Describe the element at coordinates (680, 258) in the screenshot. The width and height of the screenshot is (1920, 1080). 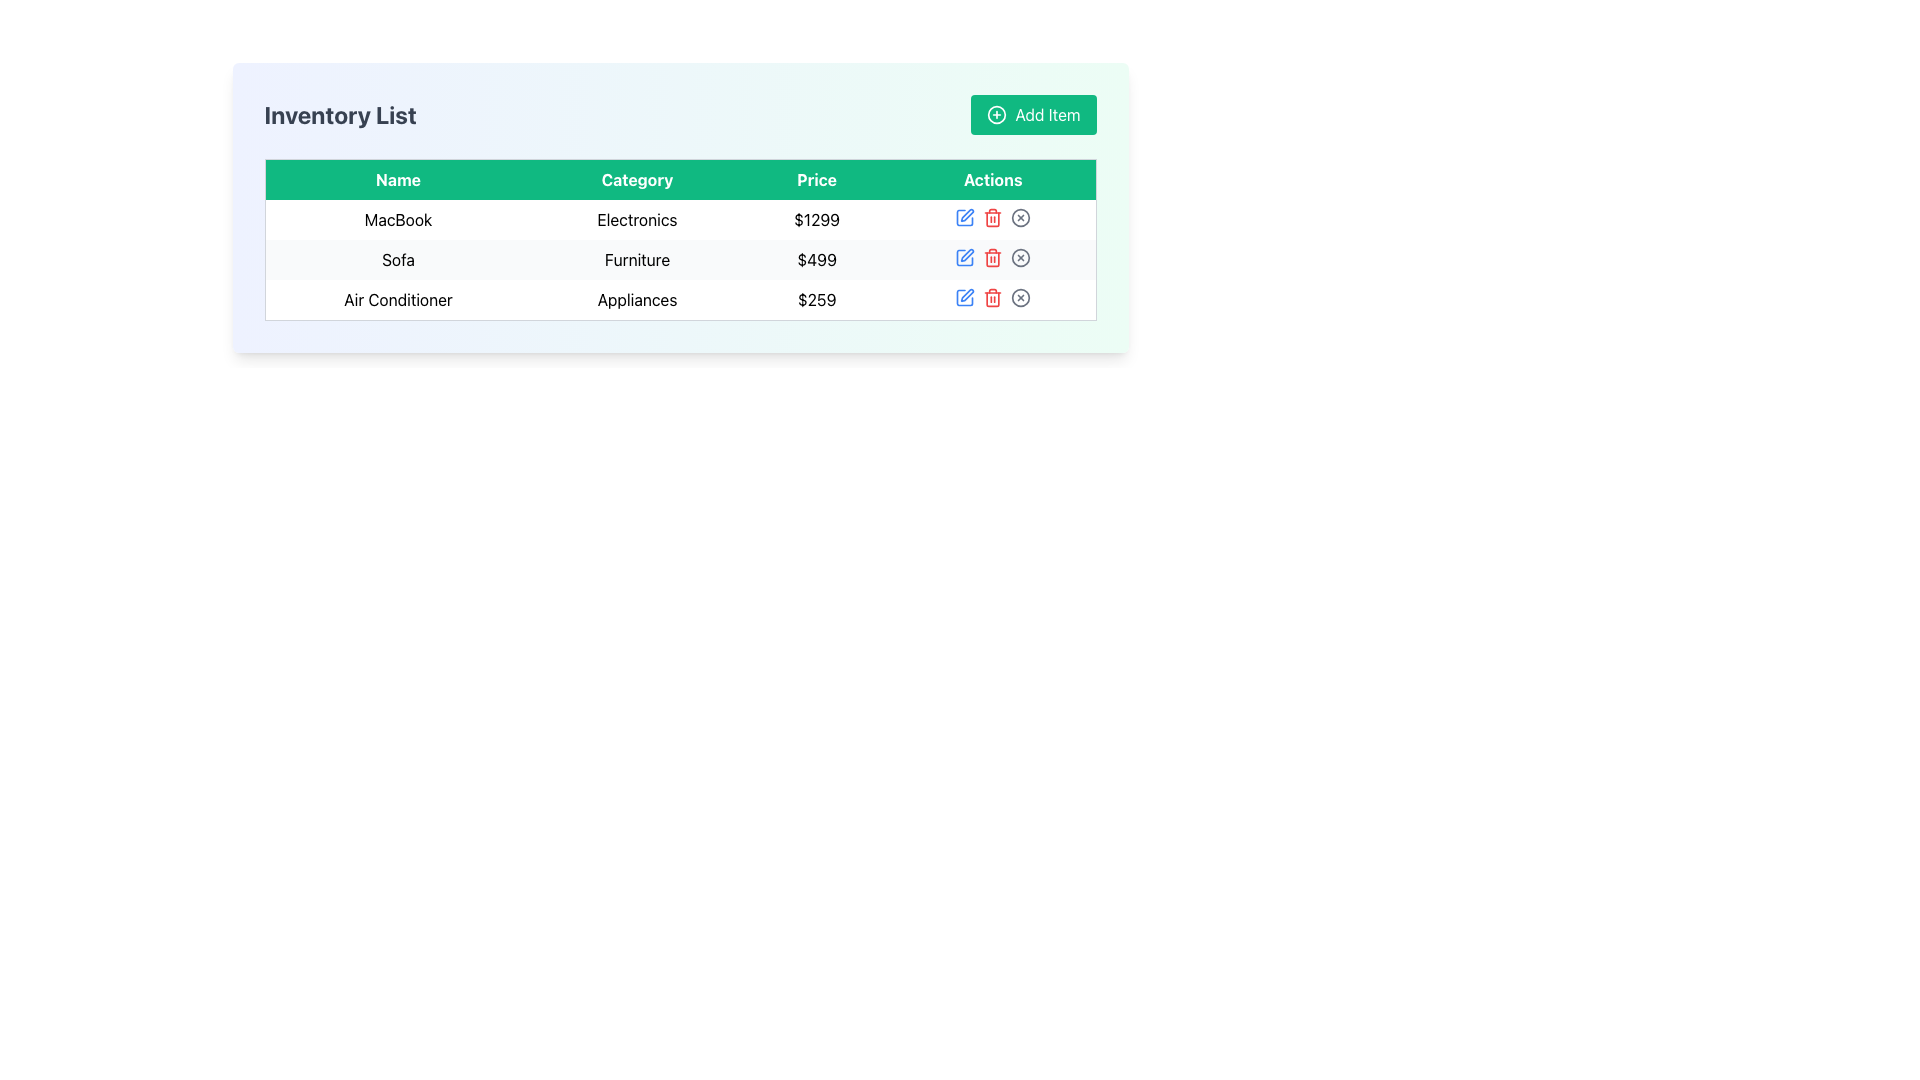
I see `the contents of the table row labeled 'Sofa' which contains the labels 'Sofa', 'Furniture'` at that location.